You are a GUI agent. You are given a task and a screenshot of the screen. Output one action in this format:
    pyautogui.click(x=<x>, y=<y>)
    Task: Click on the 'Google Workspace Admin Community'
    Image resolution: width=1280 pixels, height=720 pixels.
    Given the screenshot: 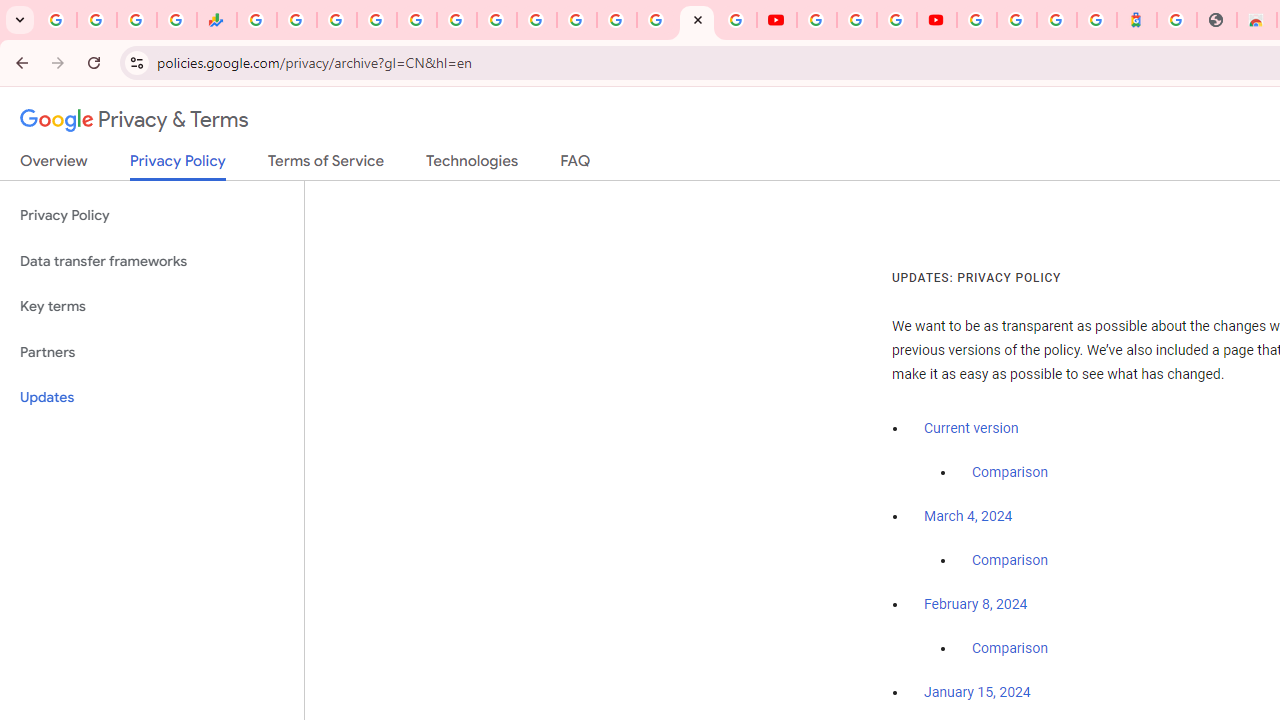 What is the action you would take?
    pyautogui.click(x=56, y=20)
    